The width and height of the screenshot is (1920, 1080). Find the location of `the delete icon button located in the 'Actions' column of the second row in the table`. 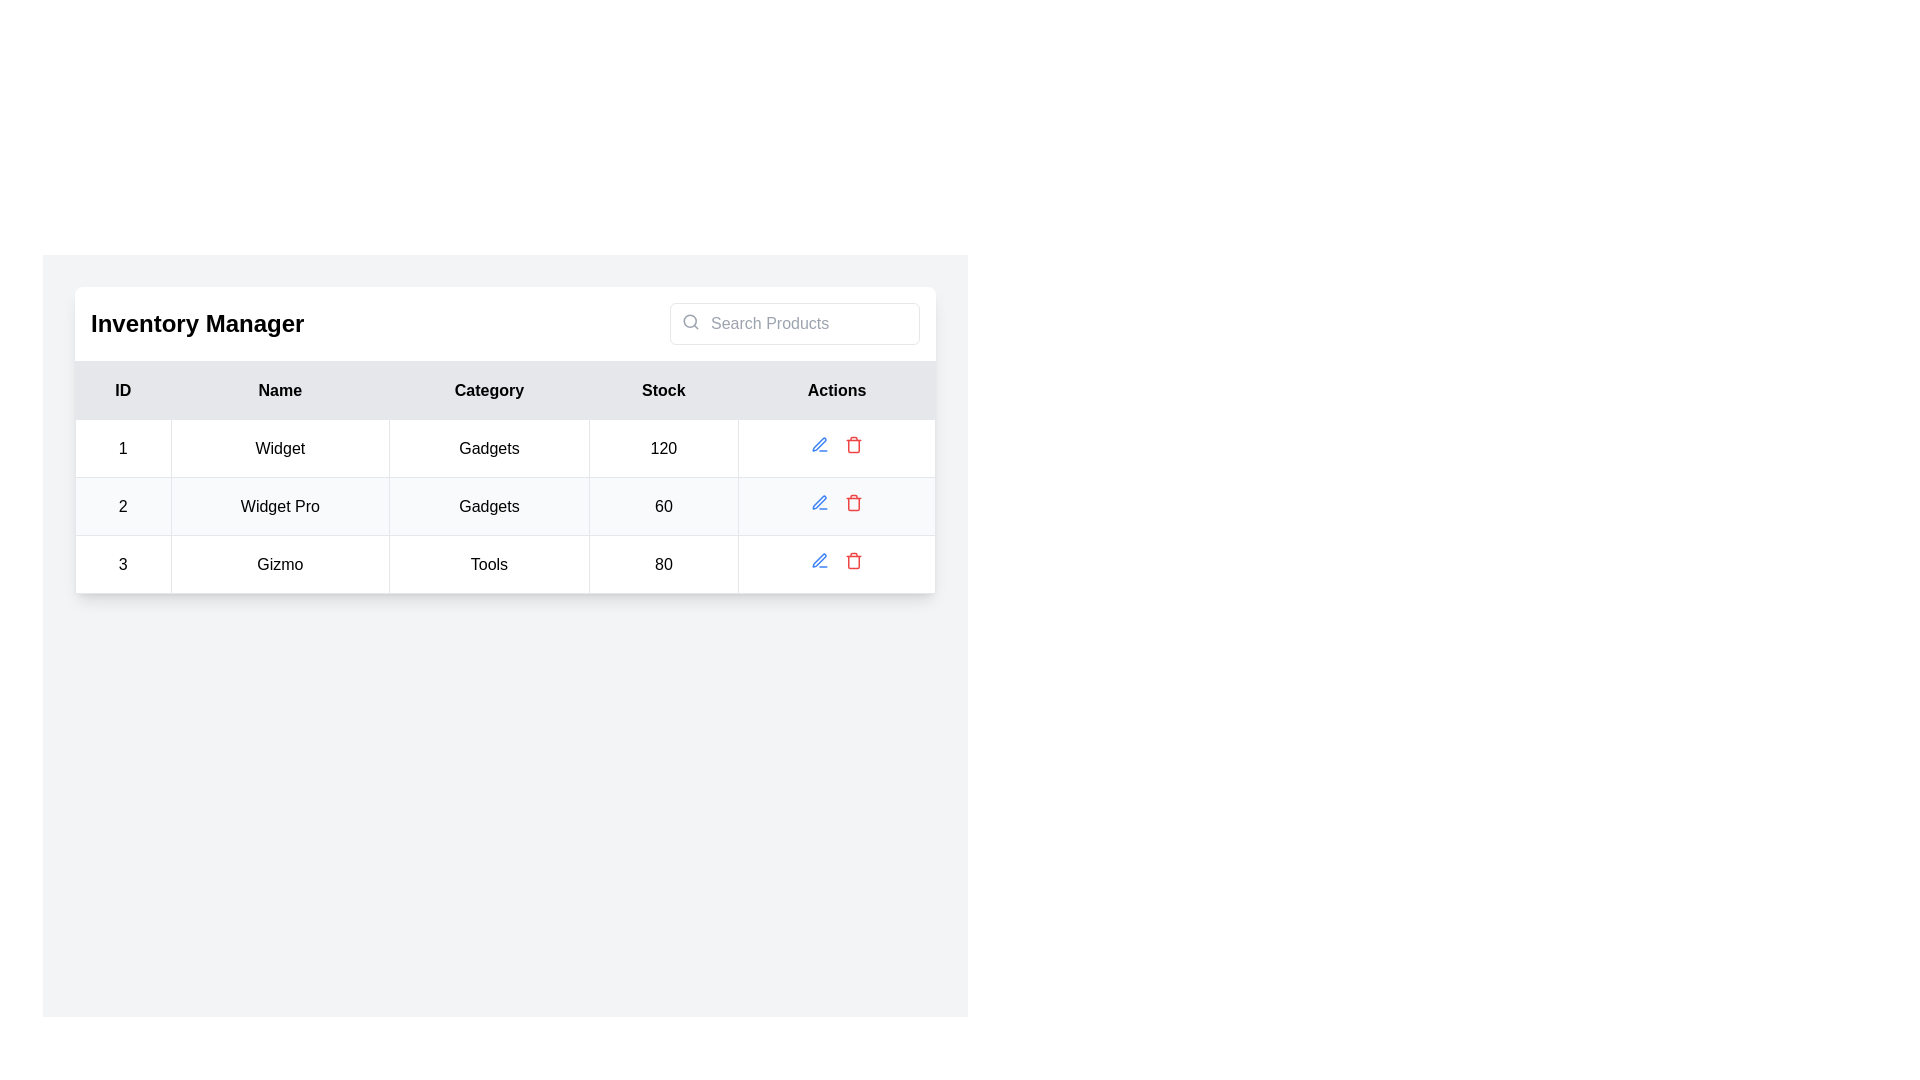

the delete icon button located in the 'Actions' column of the second row in the table is located at coordinates (854, 443).